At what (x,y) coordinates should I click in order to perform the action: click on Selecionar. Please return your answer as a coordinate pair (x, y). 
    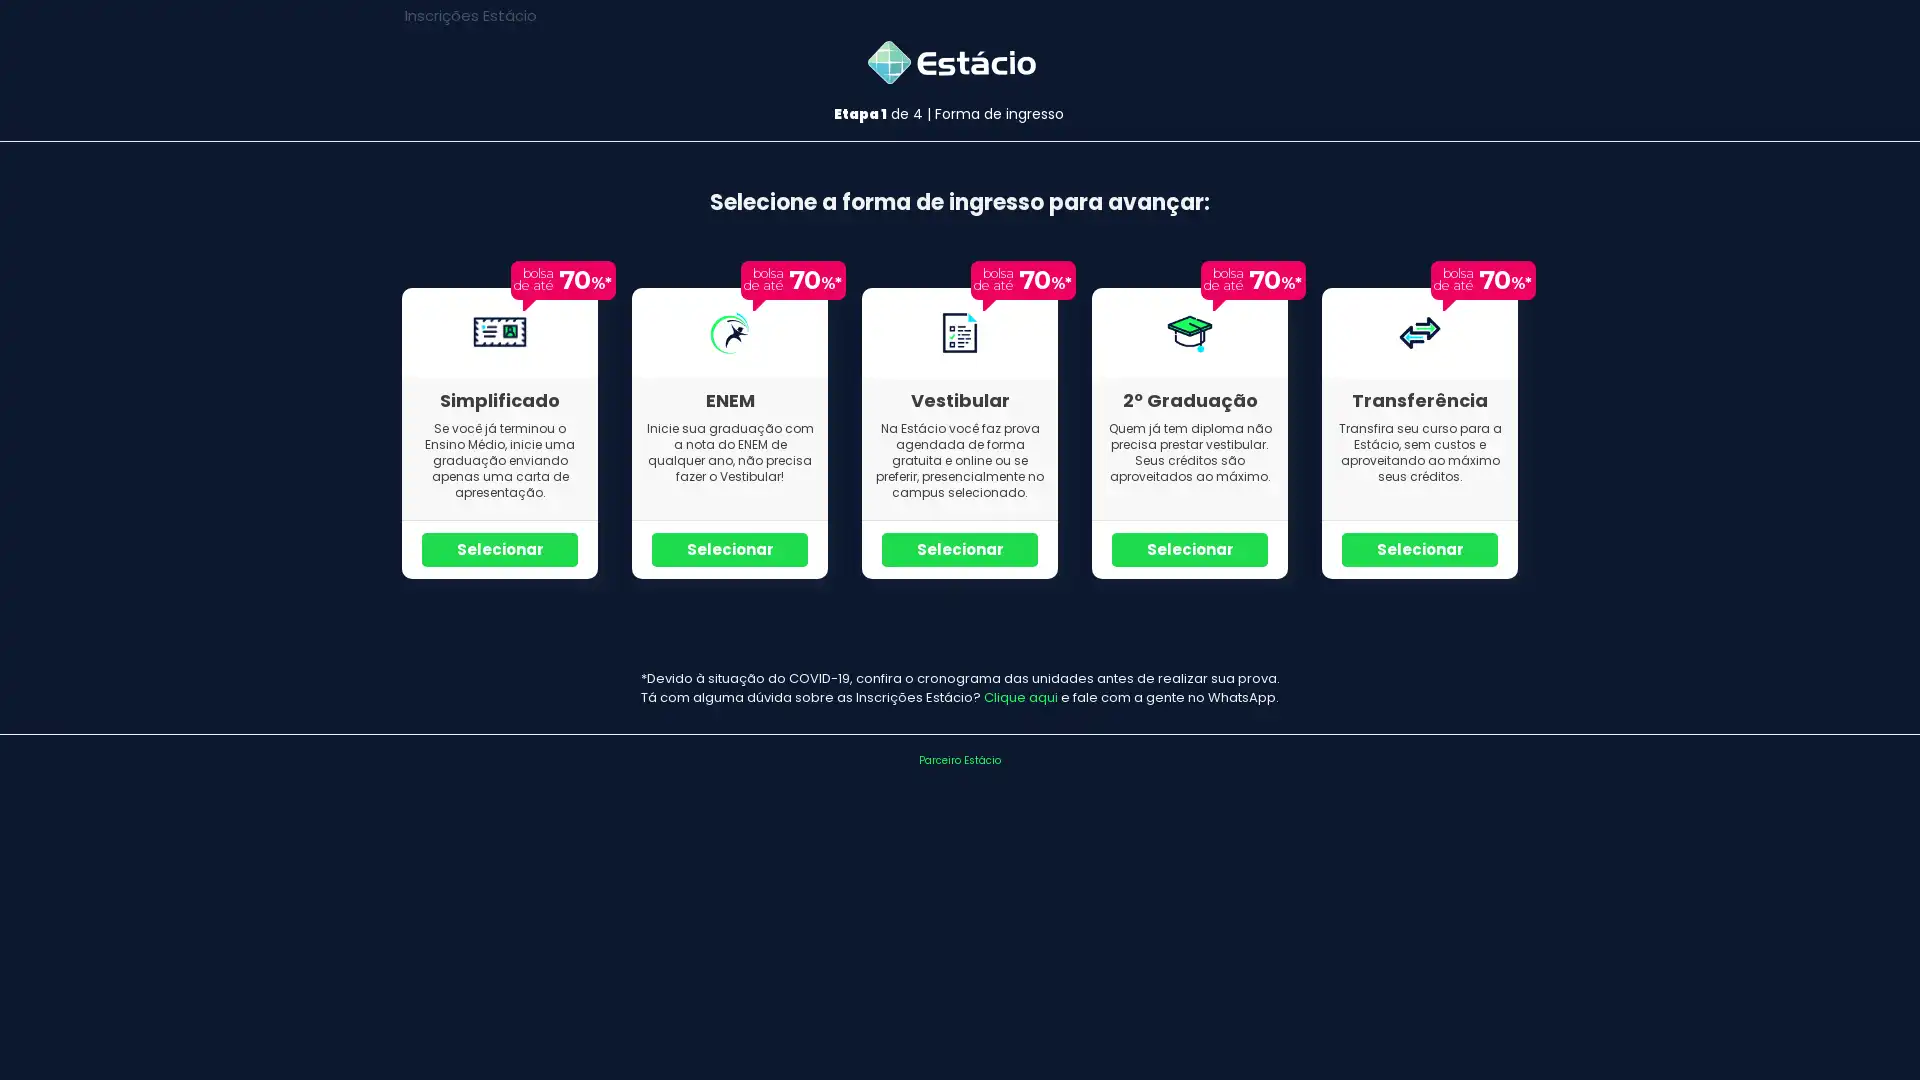
    Looking at the image, I should click on (499, 548).